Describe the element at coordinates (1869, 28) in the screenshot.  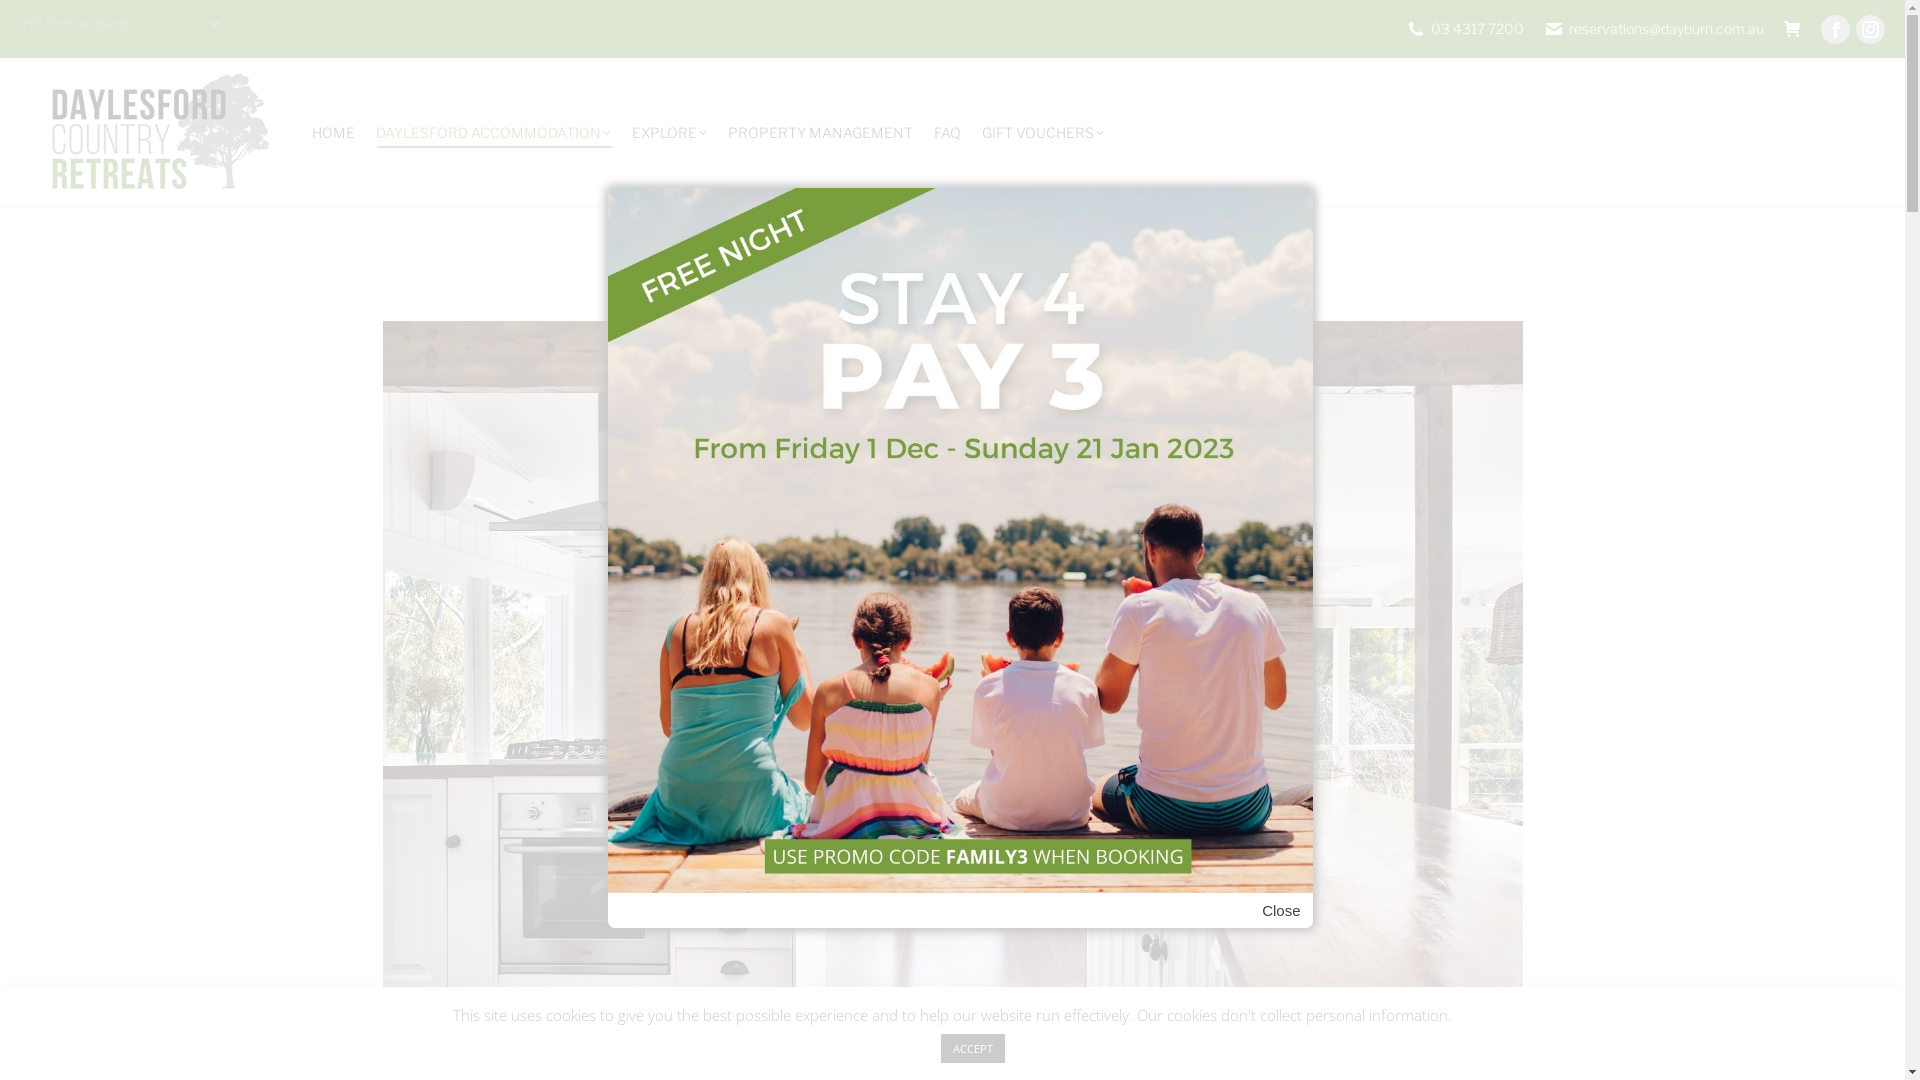
I see `'Instagram page opens in new window'` at that location.